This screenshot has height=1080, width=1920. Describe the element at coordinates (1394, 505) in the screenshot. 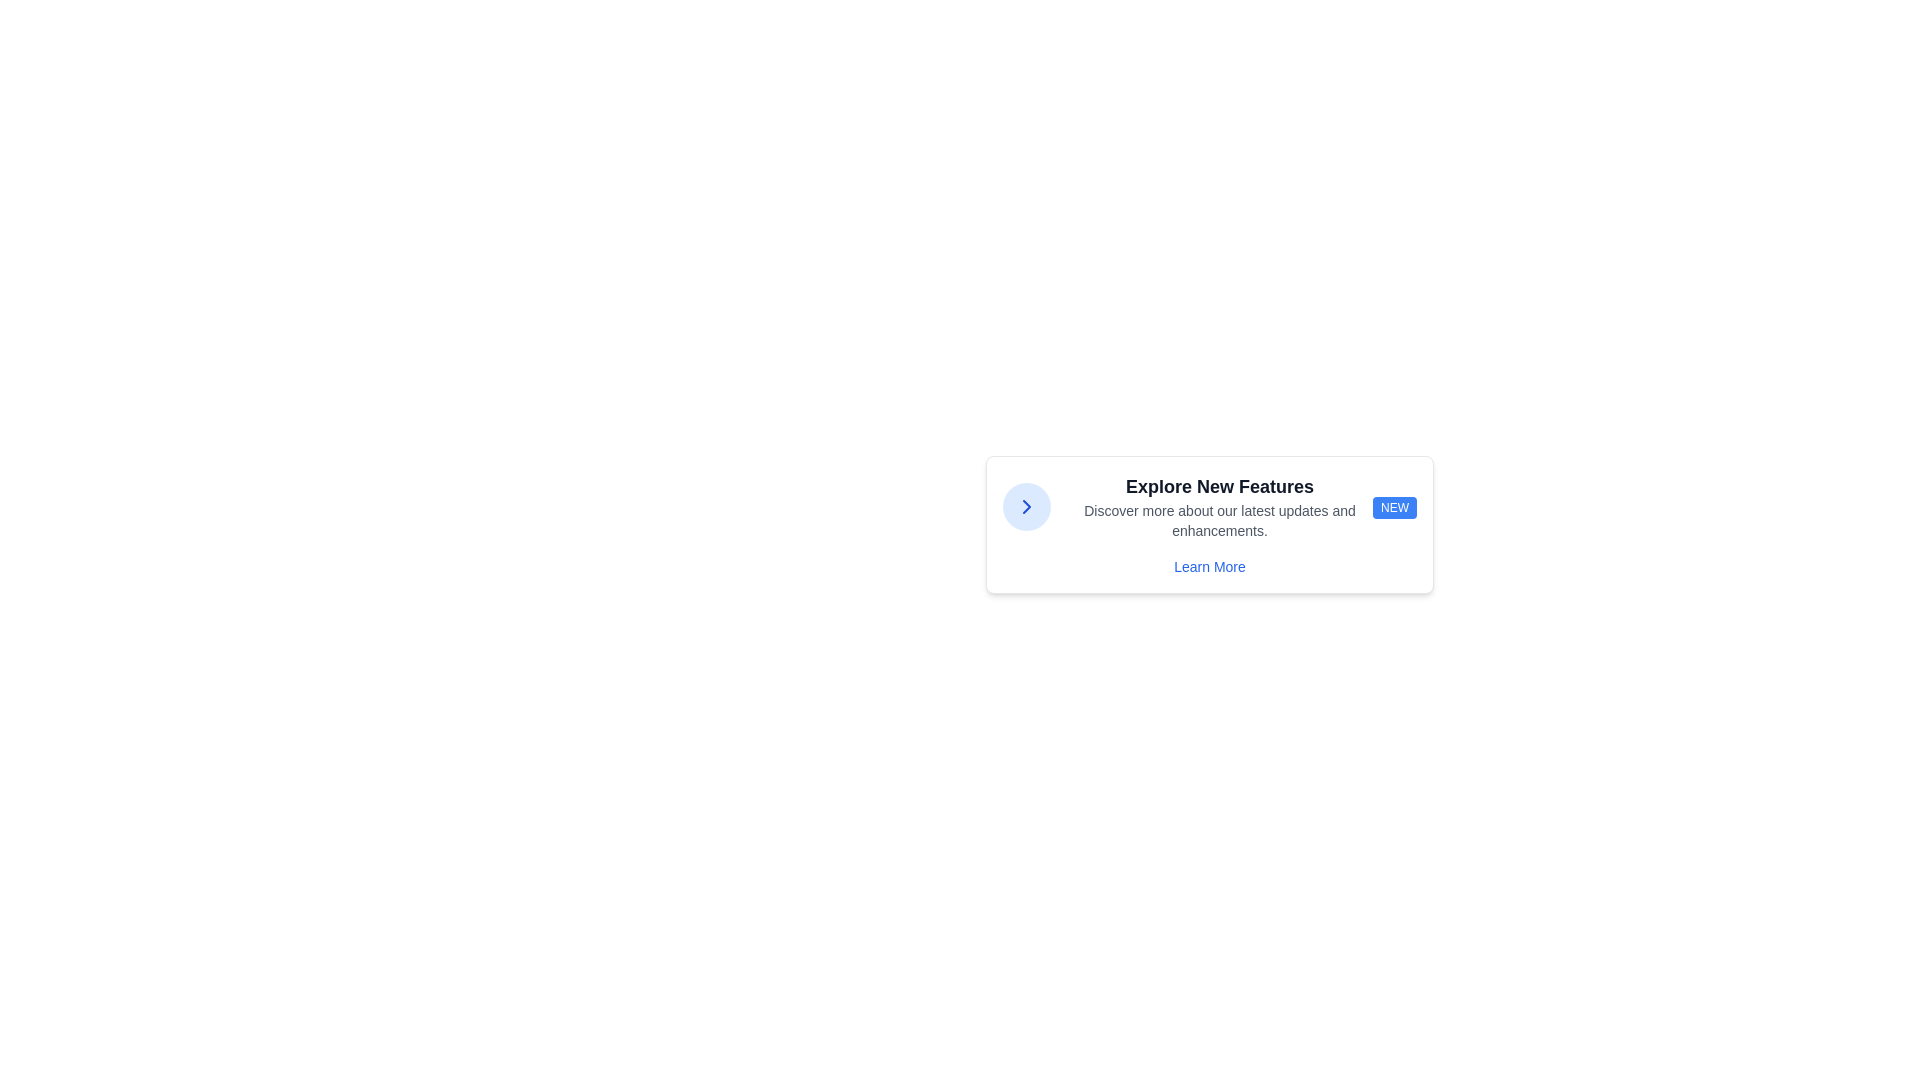

I see `the small rectangular badge with a blue background and the text 'NEW' in white, bold, sans-serif font, which is positioned as a right-aligned label adjacent to descriptive text regarding new features` at that location.